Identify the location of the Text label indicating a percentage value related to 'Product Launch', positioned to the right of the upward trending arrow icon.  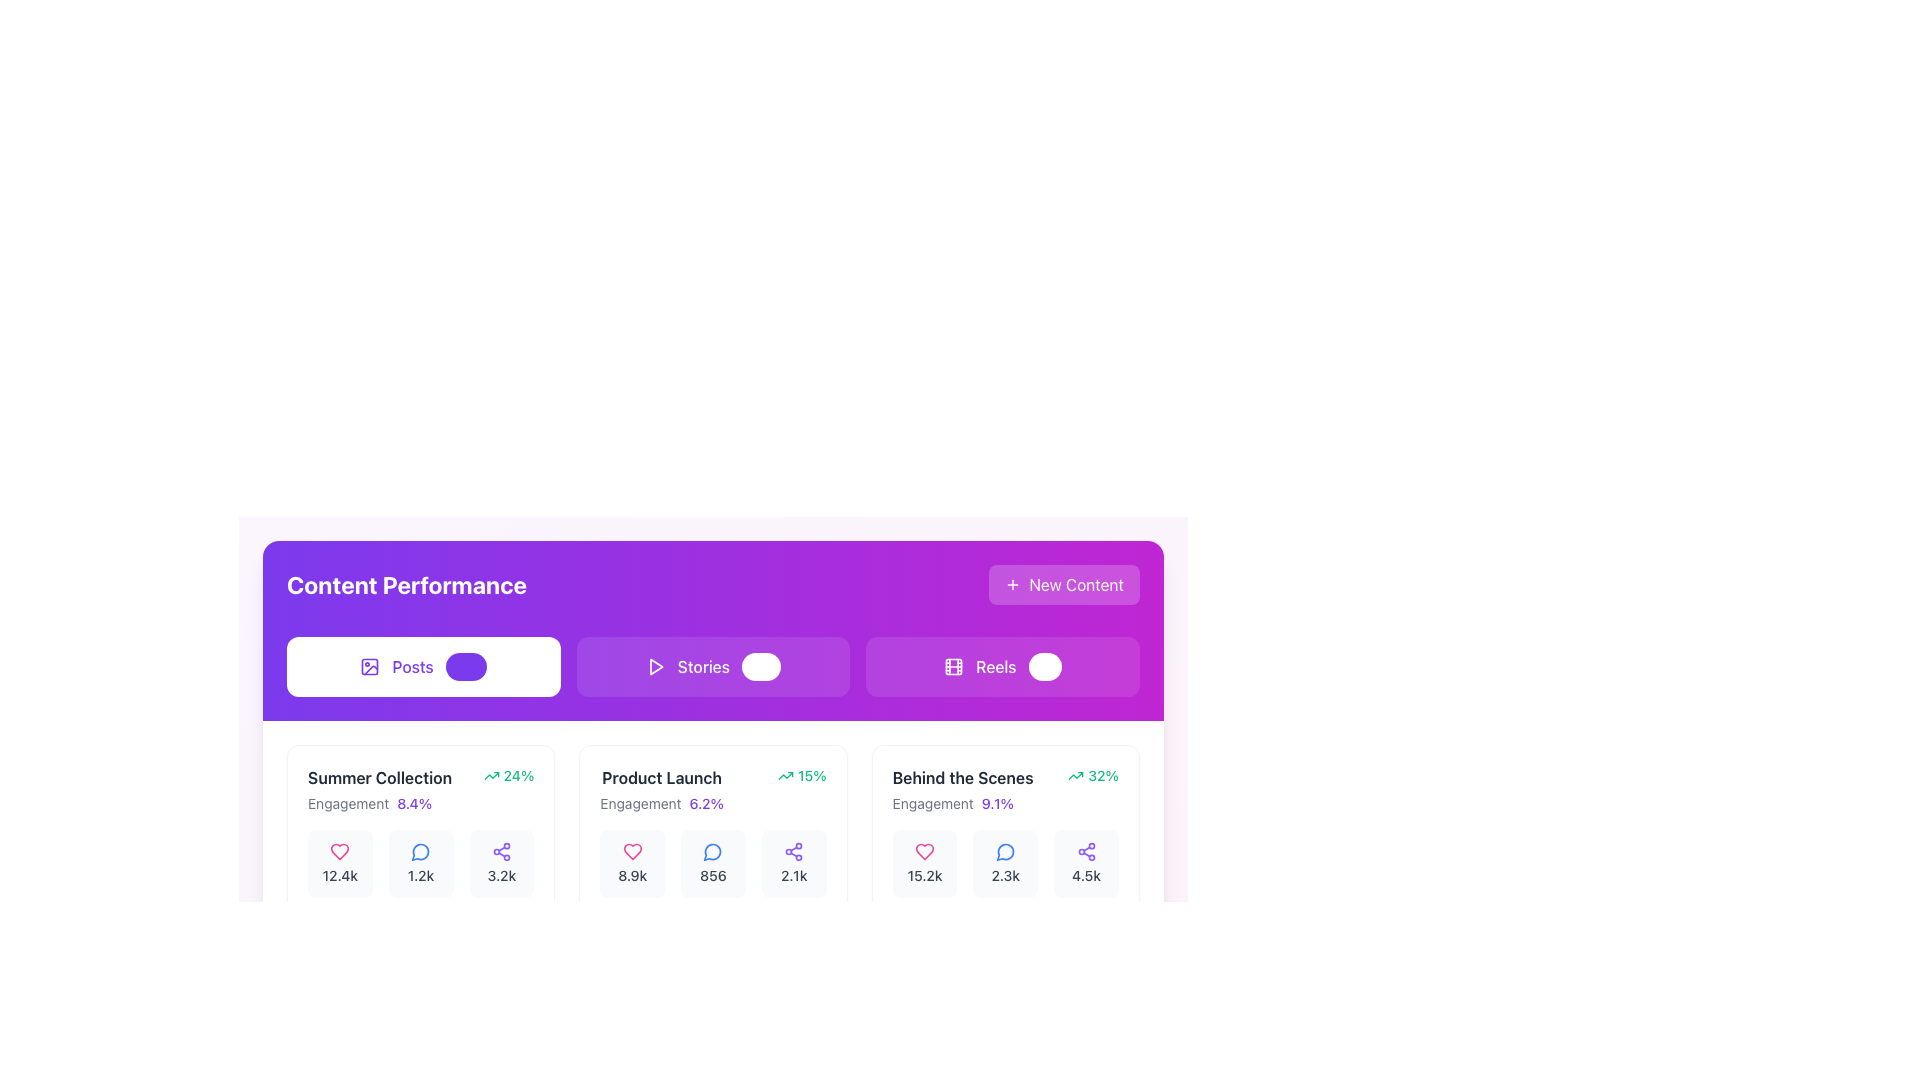
(812, 774).